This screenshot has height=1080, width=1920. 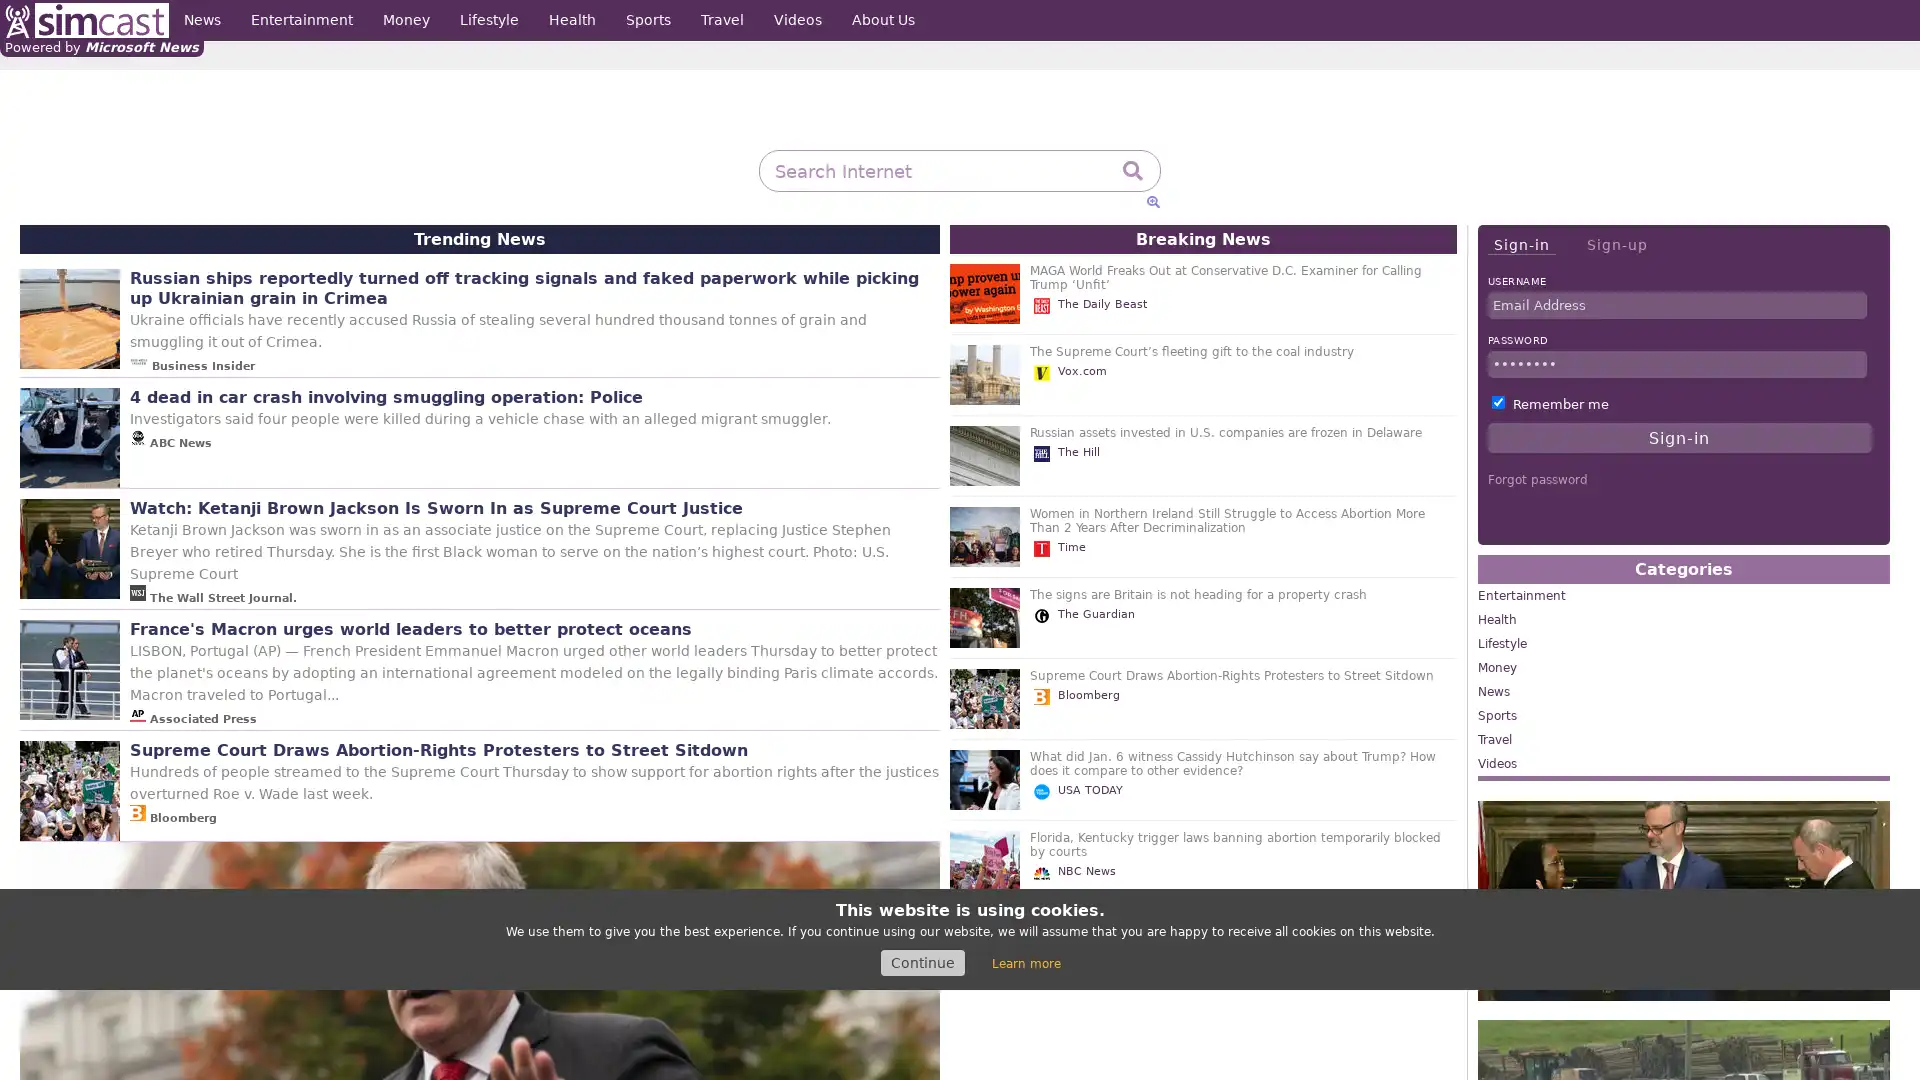 What do you see at coordinates (1679, 437) in the screenshot?
I see `Sign-in` at bounding box center [1679, 437].